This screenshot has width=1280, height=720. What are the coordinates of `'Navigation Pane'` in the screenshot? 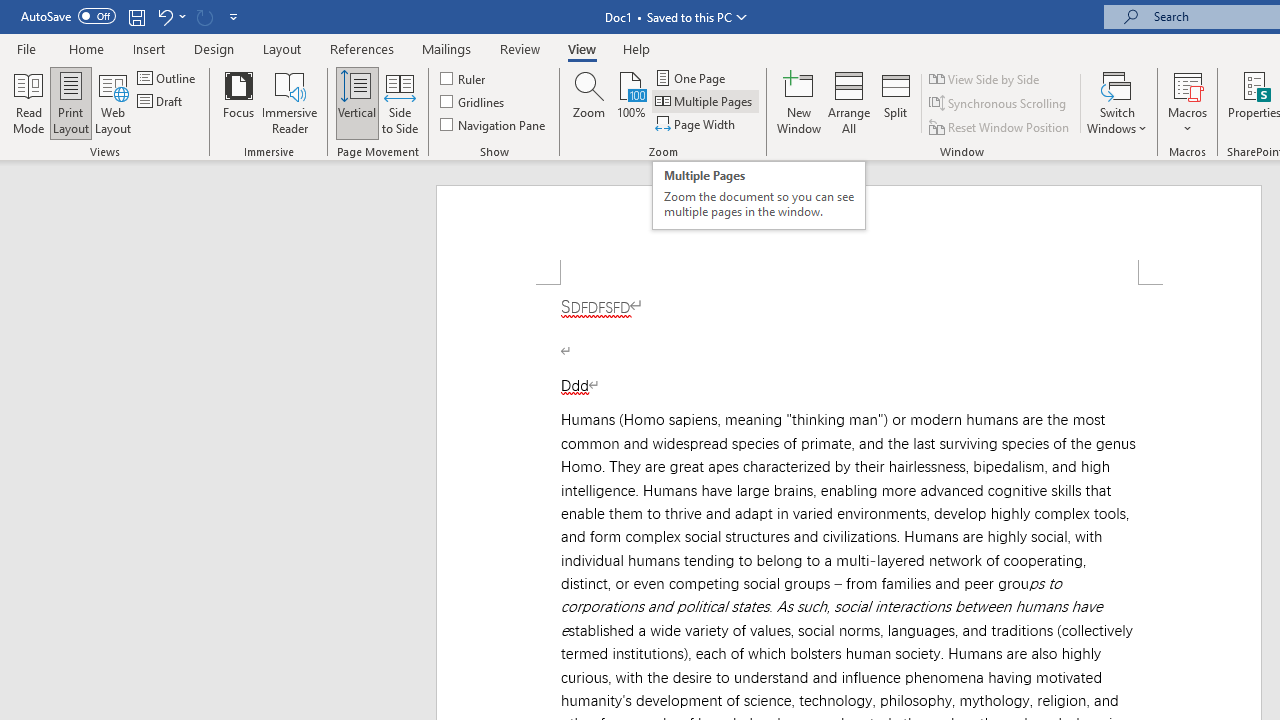 It's located at (494, 124).